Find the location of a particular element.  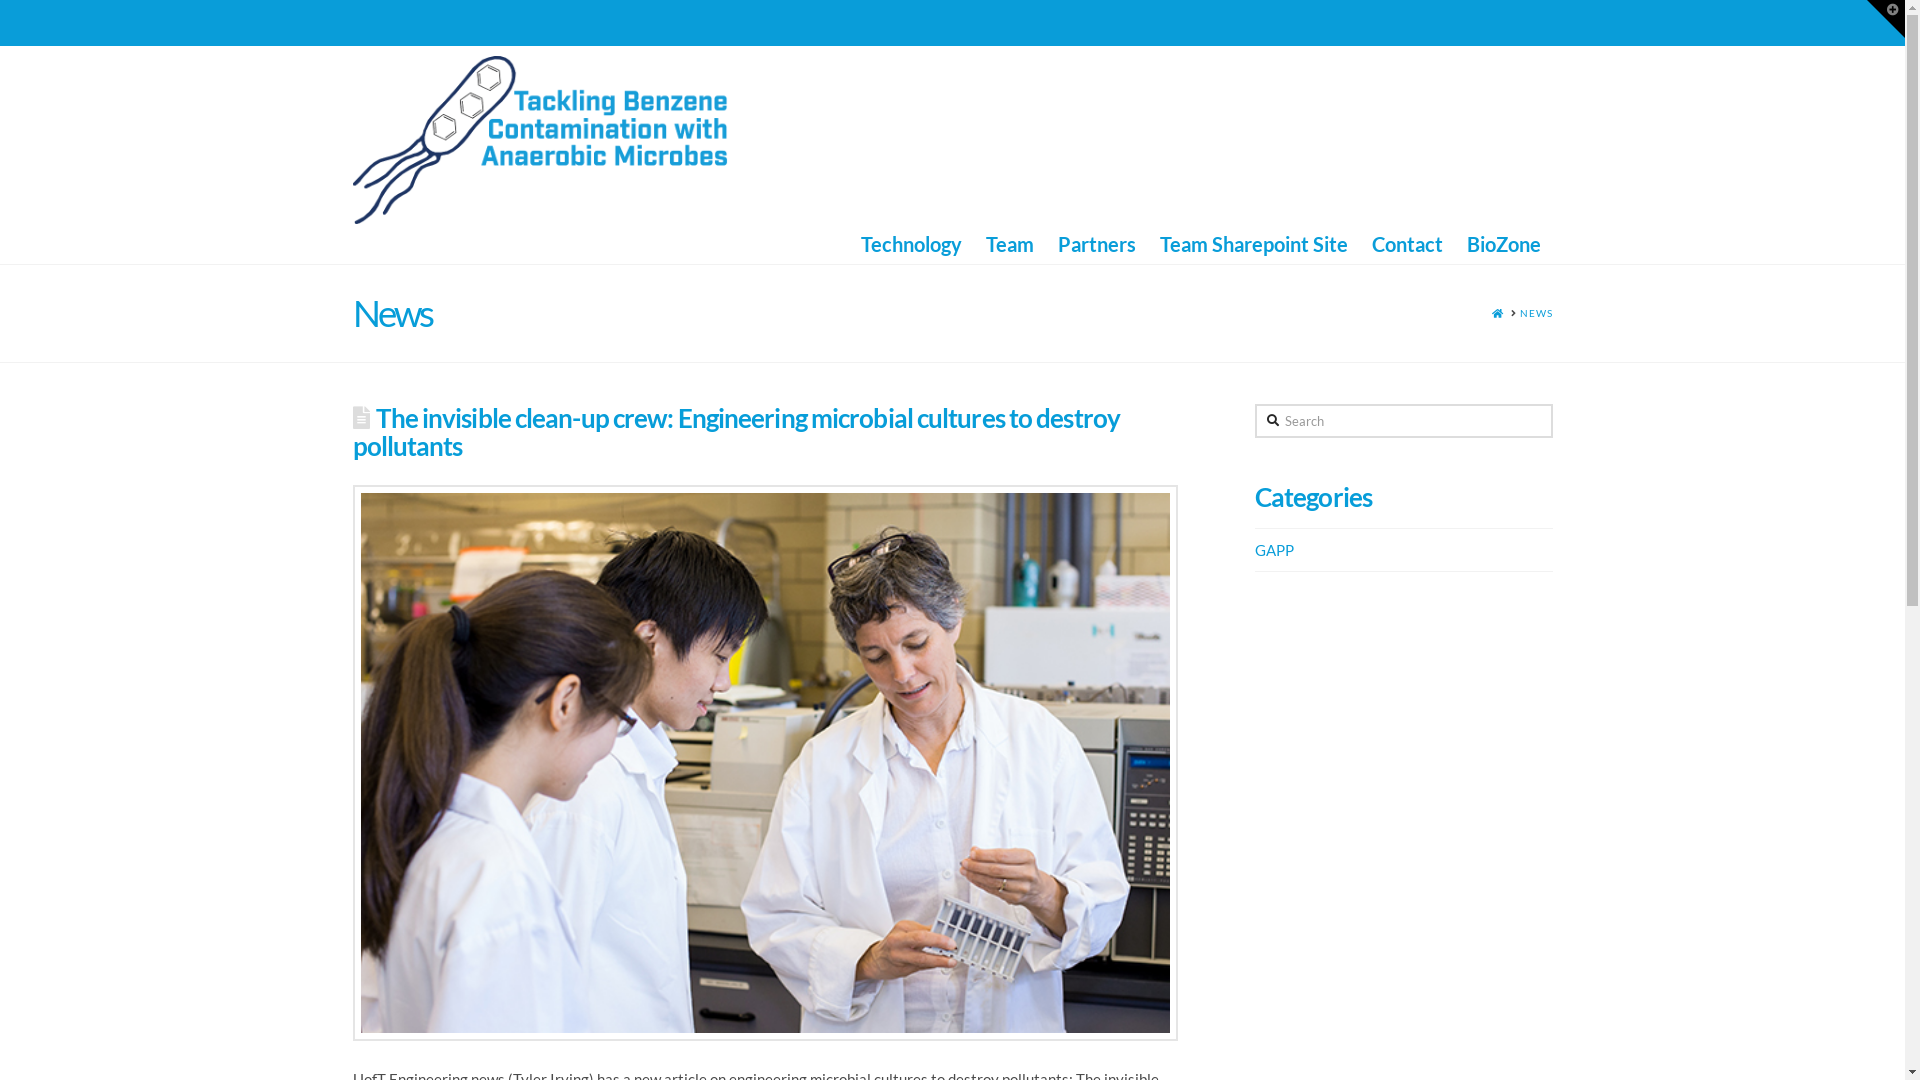

'HOME' is located at coordinates (1497, 313).